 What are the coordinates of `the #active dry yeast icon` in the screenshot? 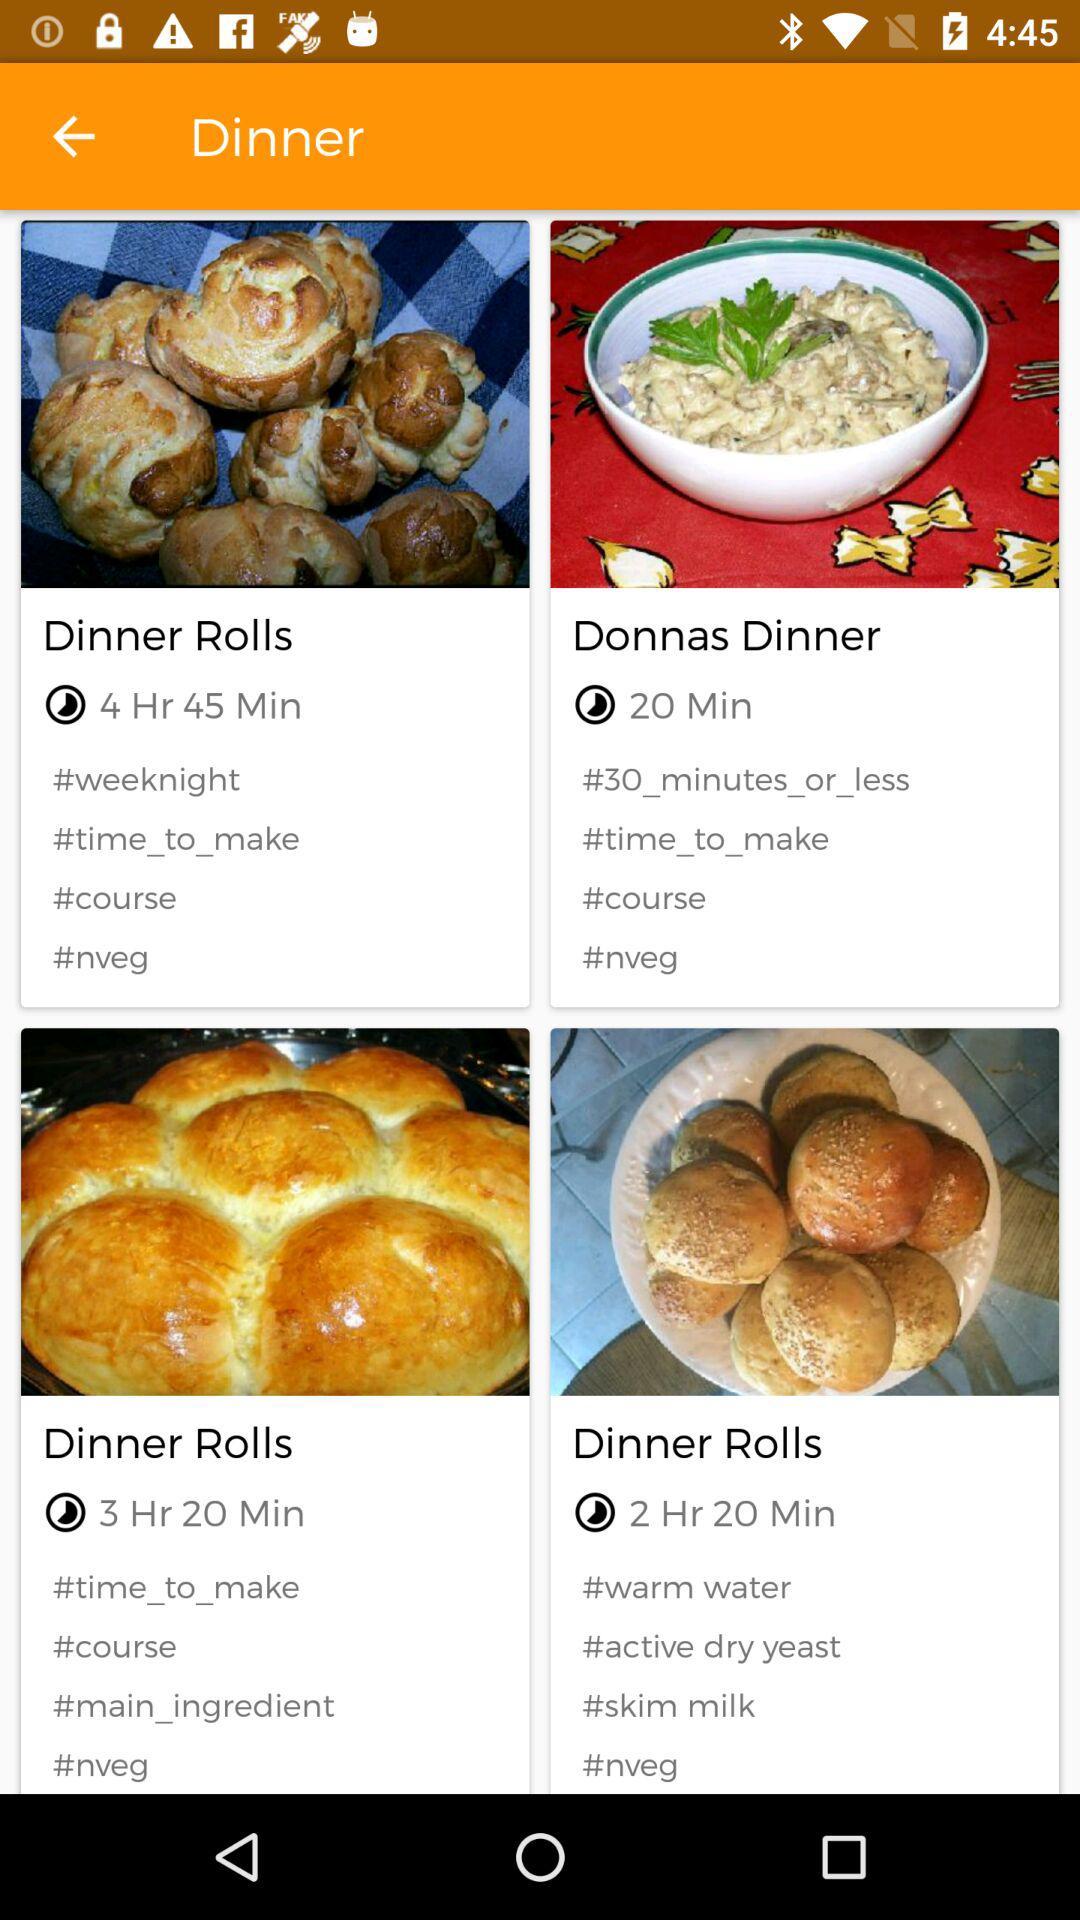 It's located at (803, 1645).